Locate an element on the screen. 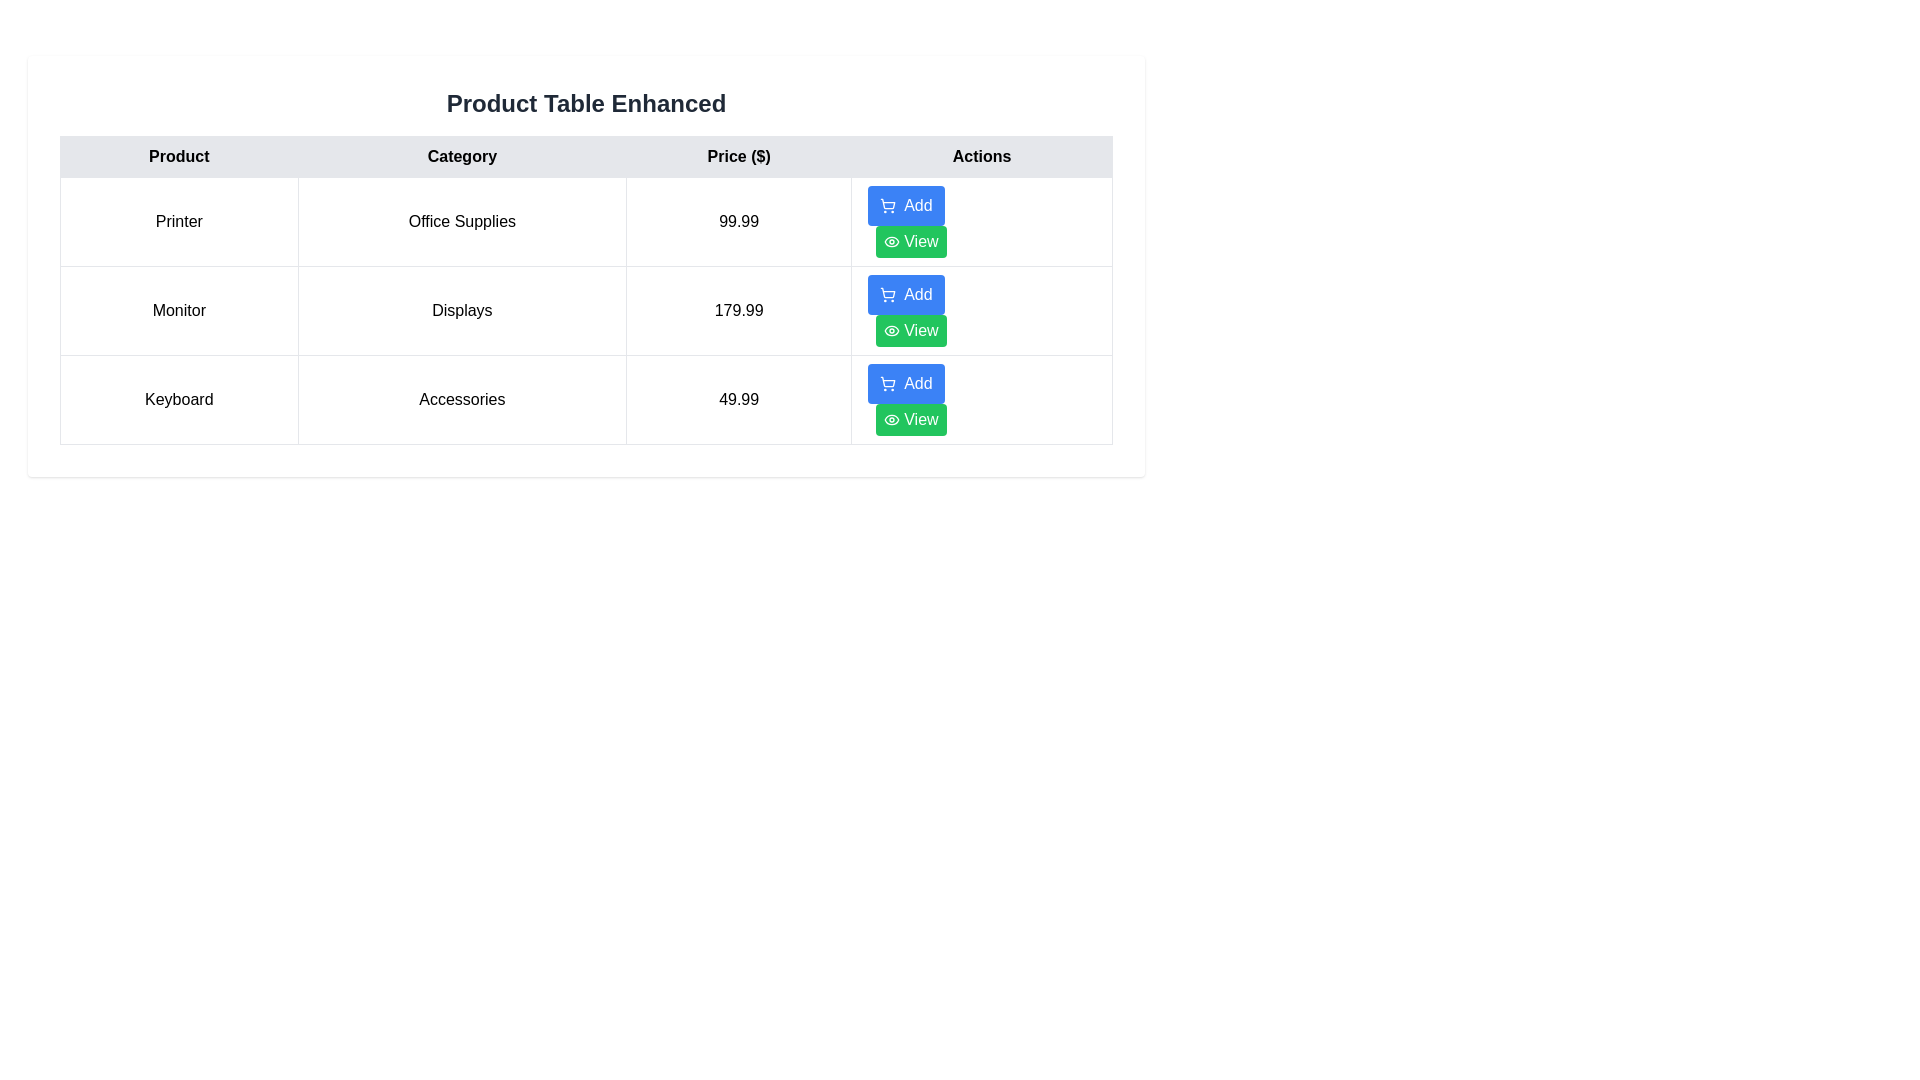 The width and height of the screenshot is (1920, 1080). the Text label in the second column of the table, which represents the category of the item and is positioned under the 'Category' header, centered between 'Printer' and '99.99' is located at coordinates (461, 222).